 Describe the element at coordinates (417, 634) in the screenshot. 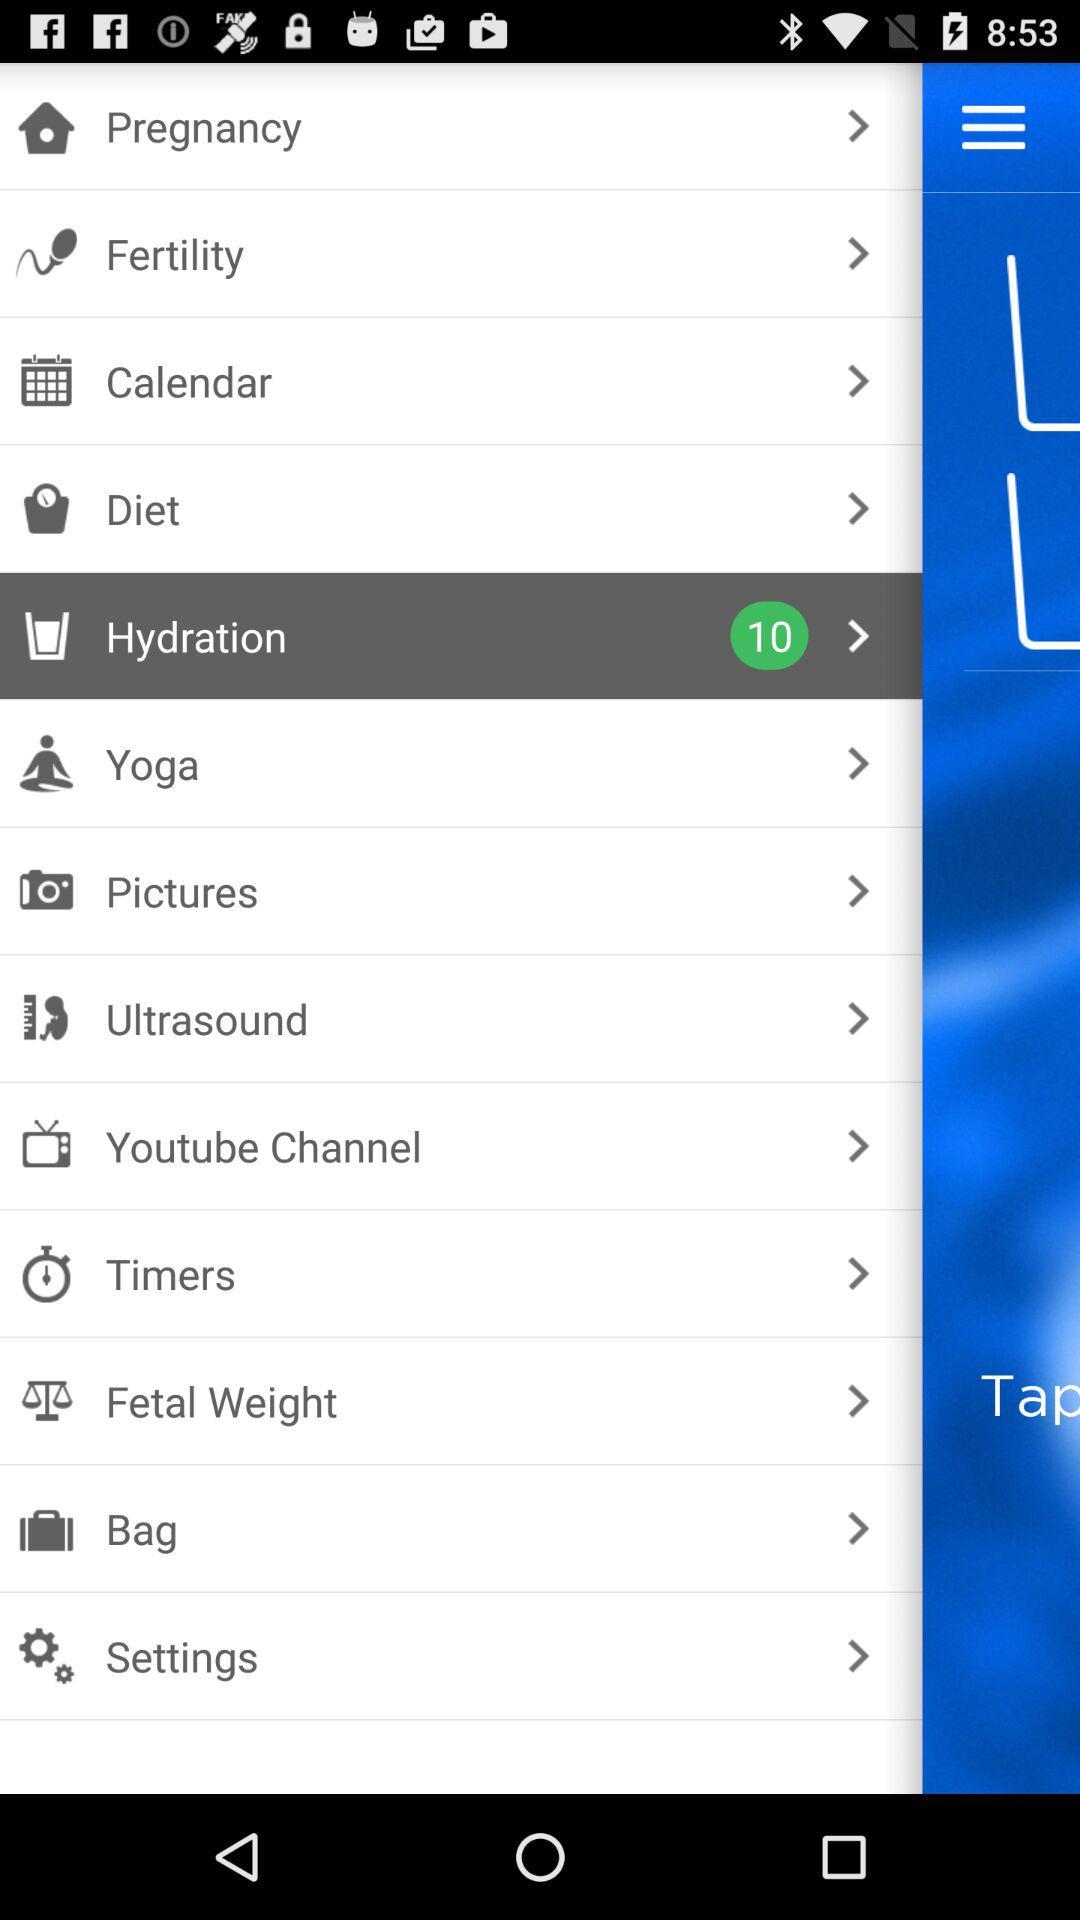

I see `the icon to the left of the 10` at that location.